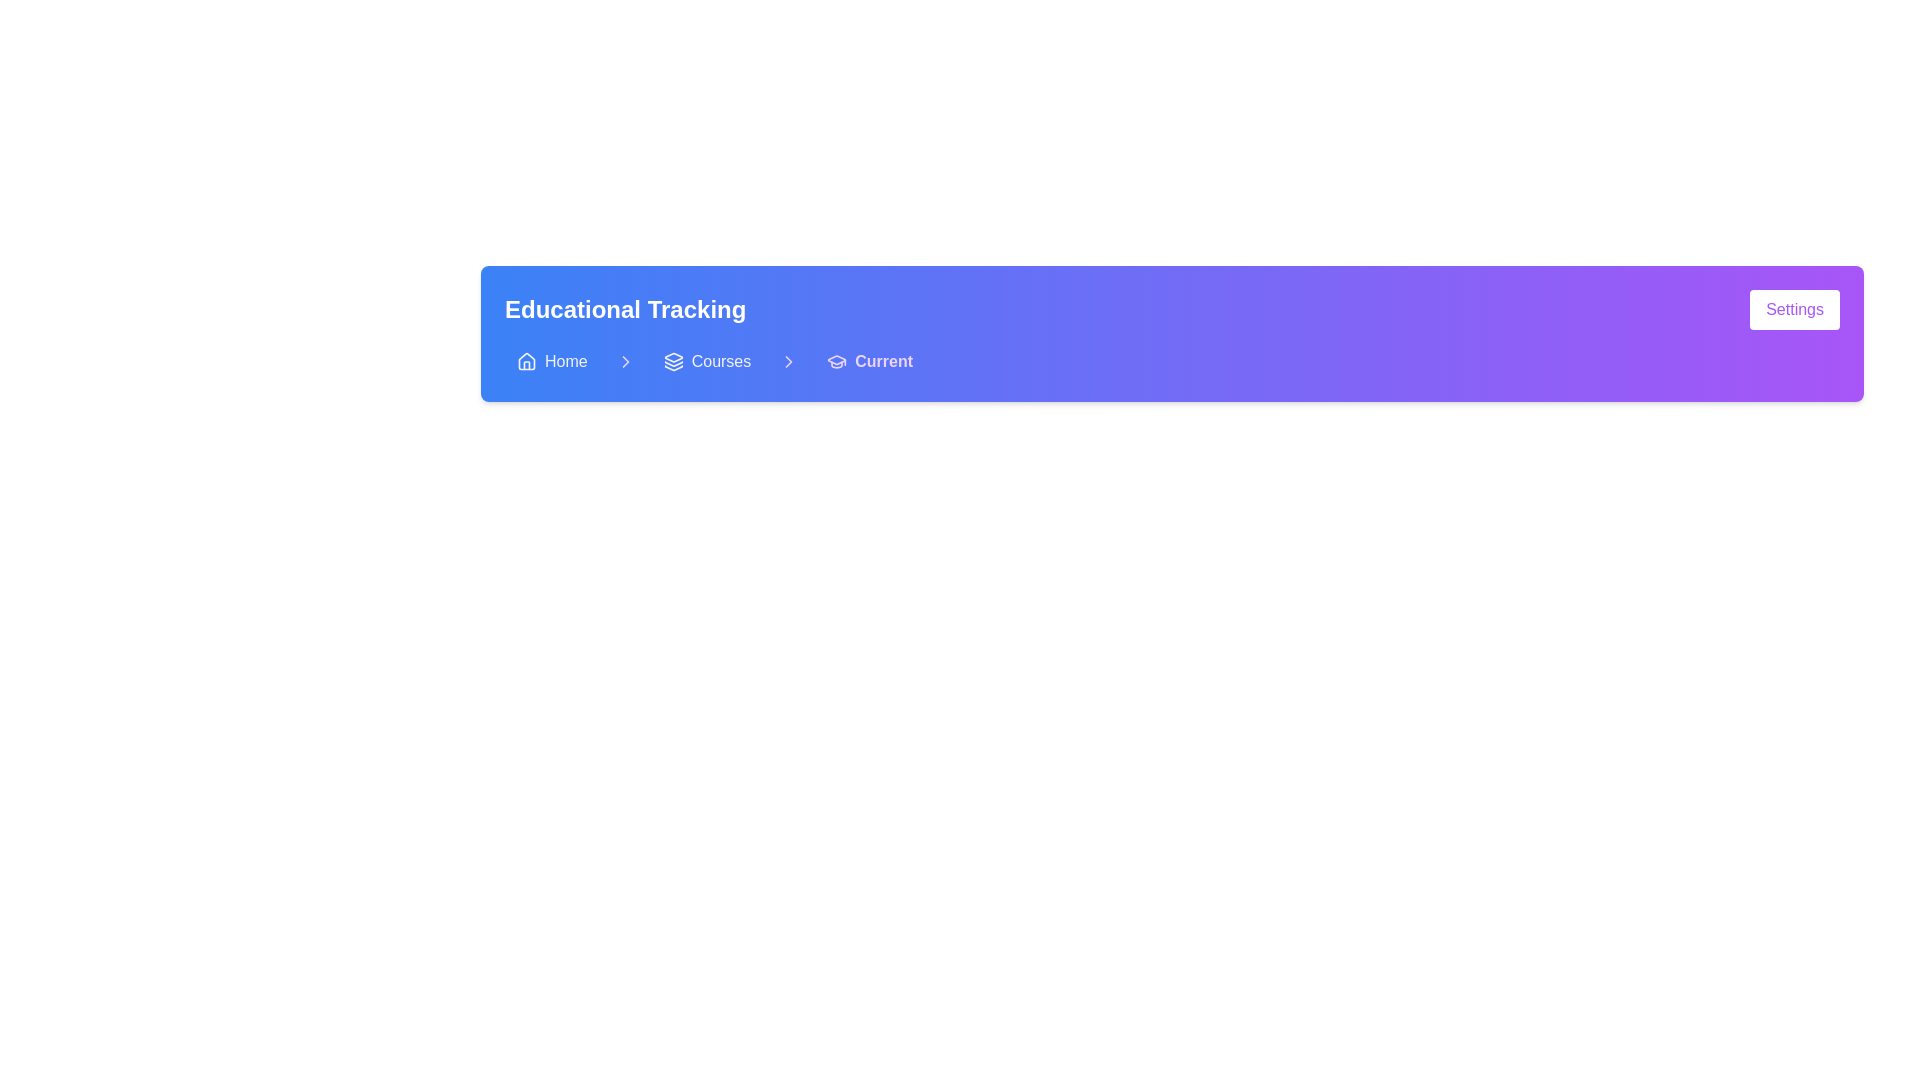  What do you see at coordinates (624, 362) in the screenshot?
I see `the right-pointing chevron arrow icon styled in light purple, which is located between the 'Home' and 'Courses' labels in the breadcrumb navigation bar` at bounding box center [624, 362].